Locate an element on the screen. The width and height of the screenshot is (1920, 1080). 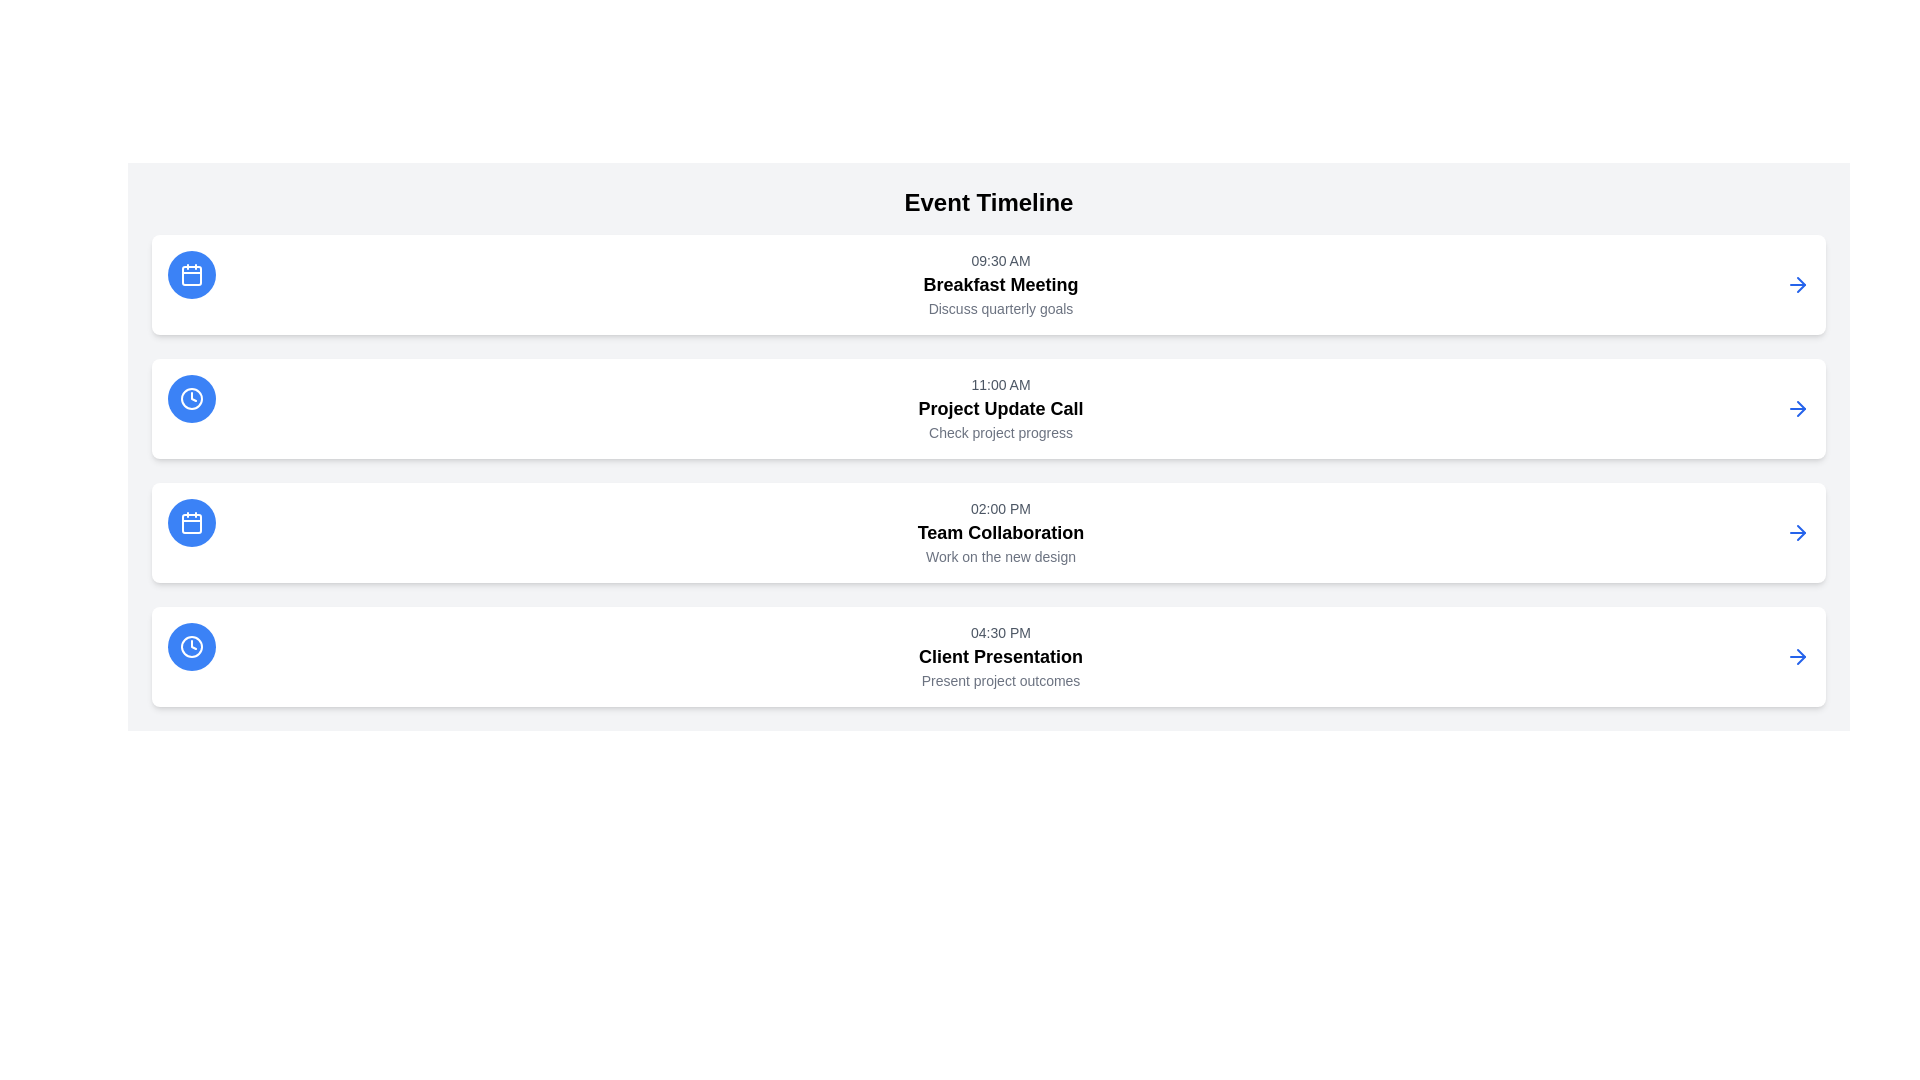
the 'Breakfast Meeting' header text element, which is bold and larger than surrounding text, positioned between the '09:30 AM' timestamp and 'Discuss quarterly goals' subtitle is located at coordinates (1001, 285).